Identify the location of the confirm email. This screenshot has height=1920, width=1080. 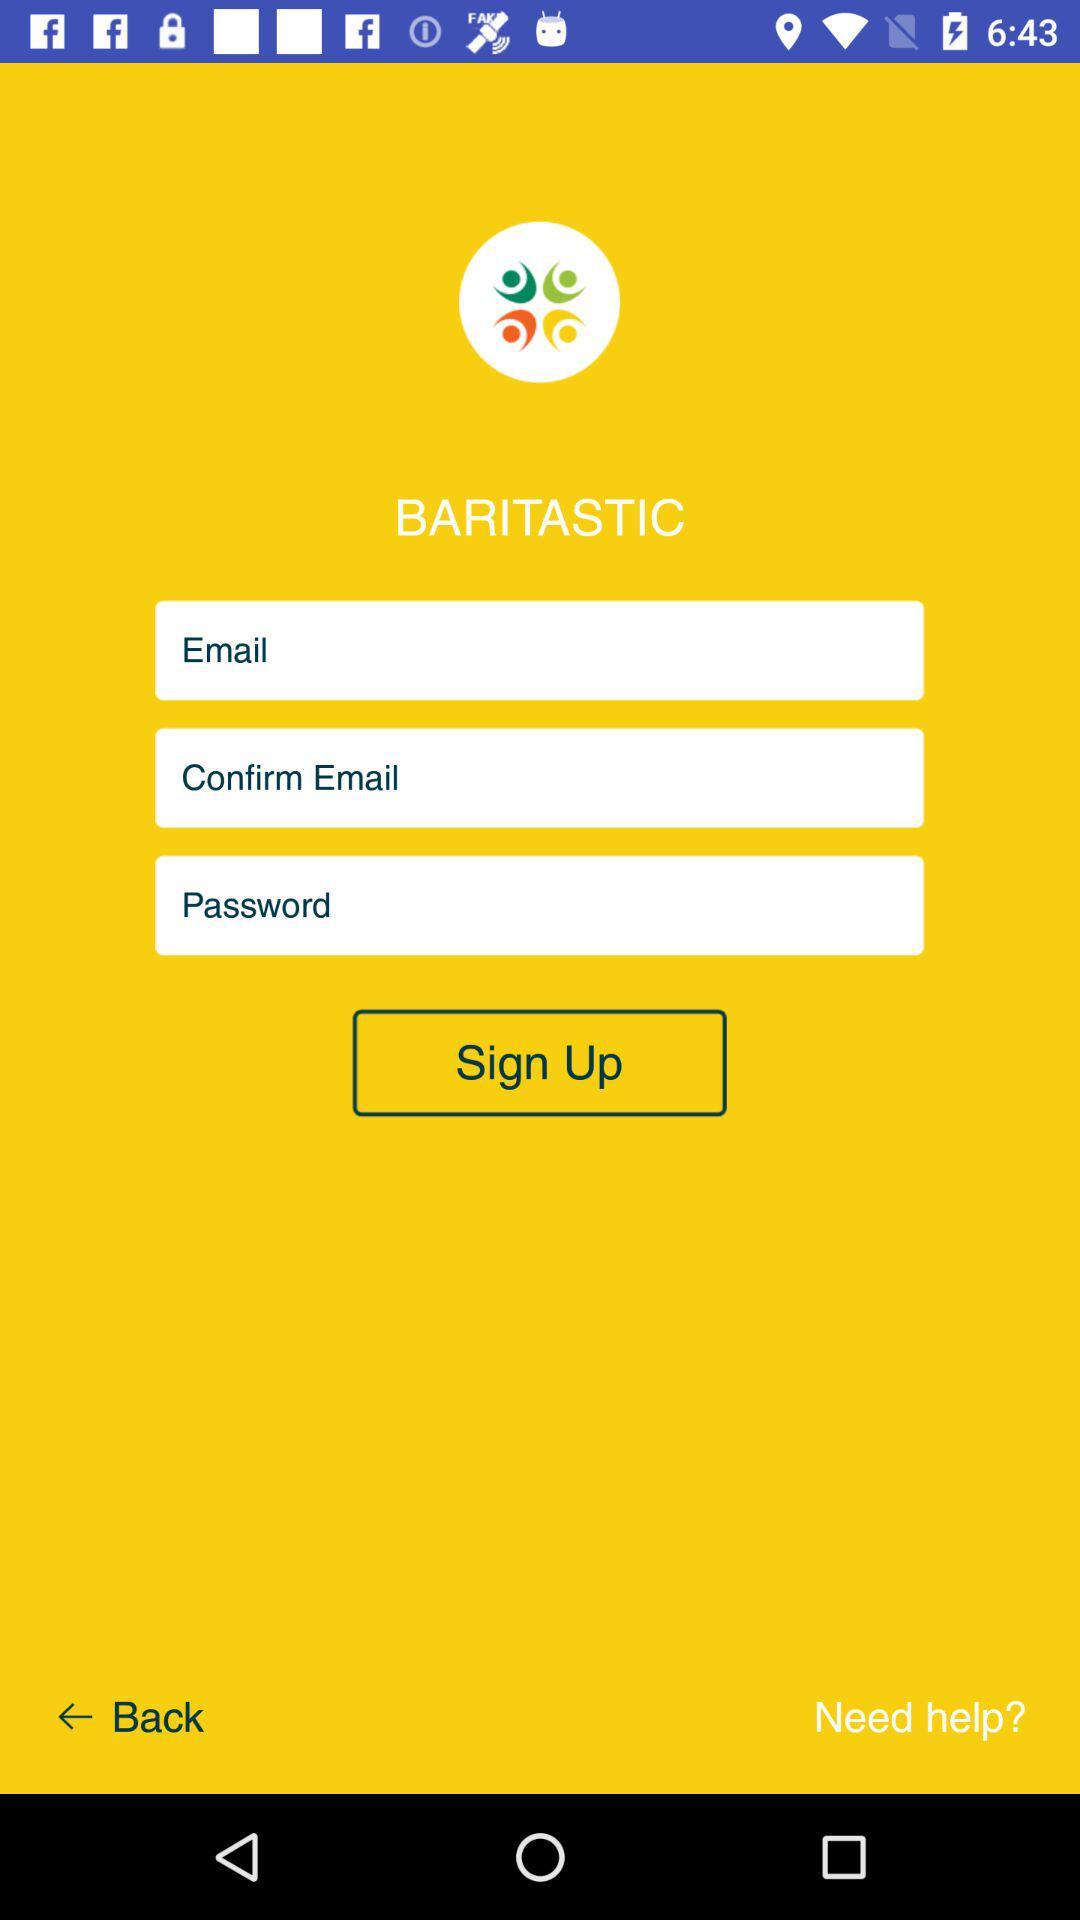
(540, 777).